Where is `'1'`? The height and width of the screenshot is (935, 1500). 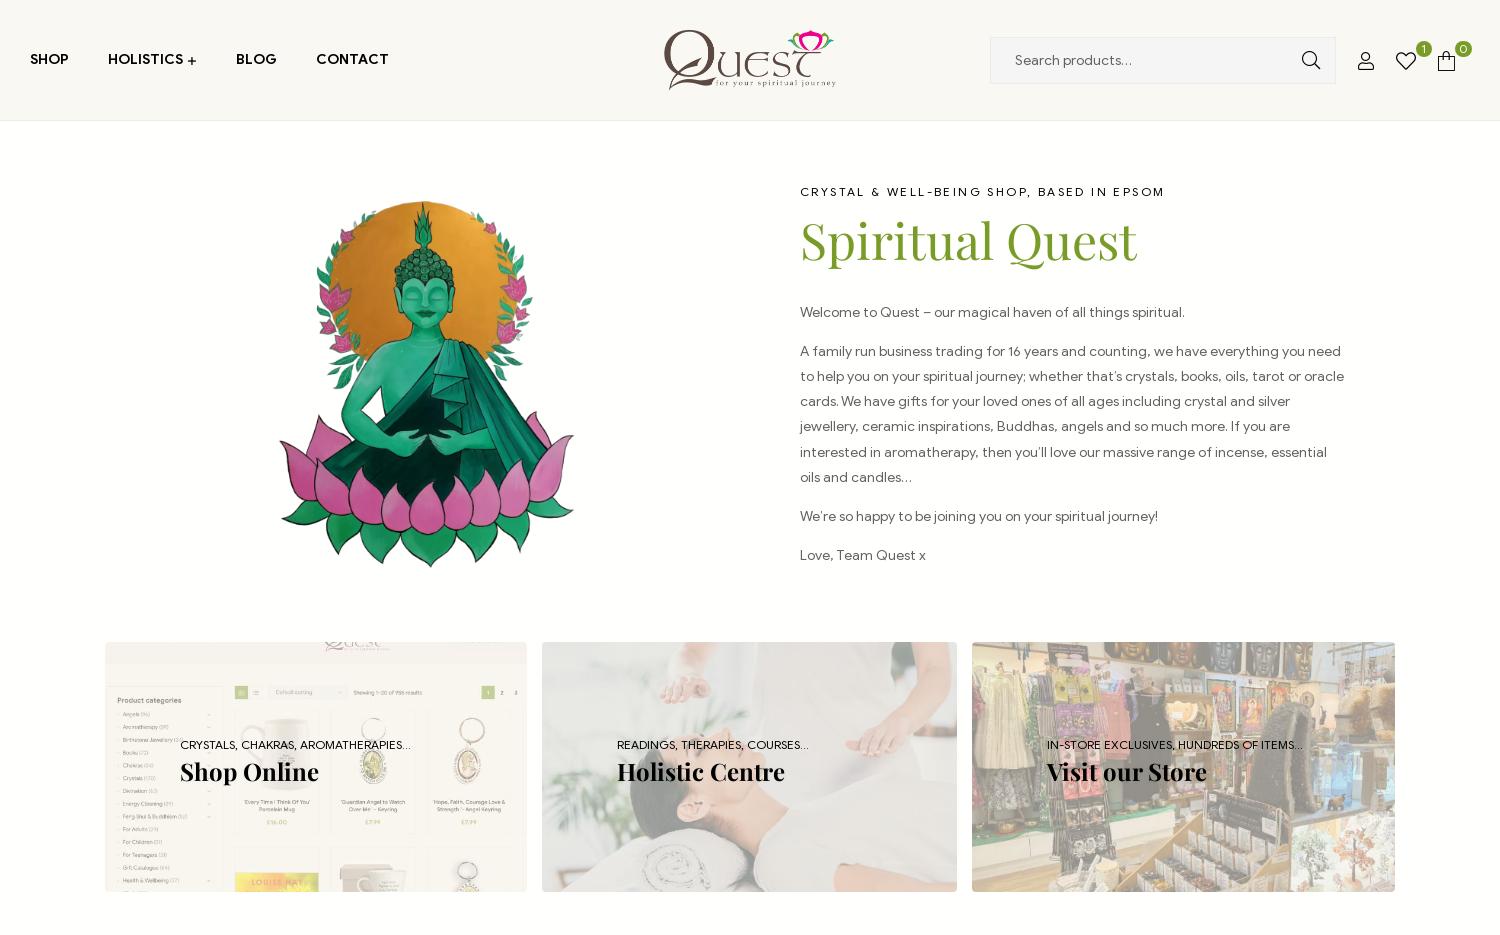
'1' is located at coordinates (1423, 48).